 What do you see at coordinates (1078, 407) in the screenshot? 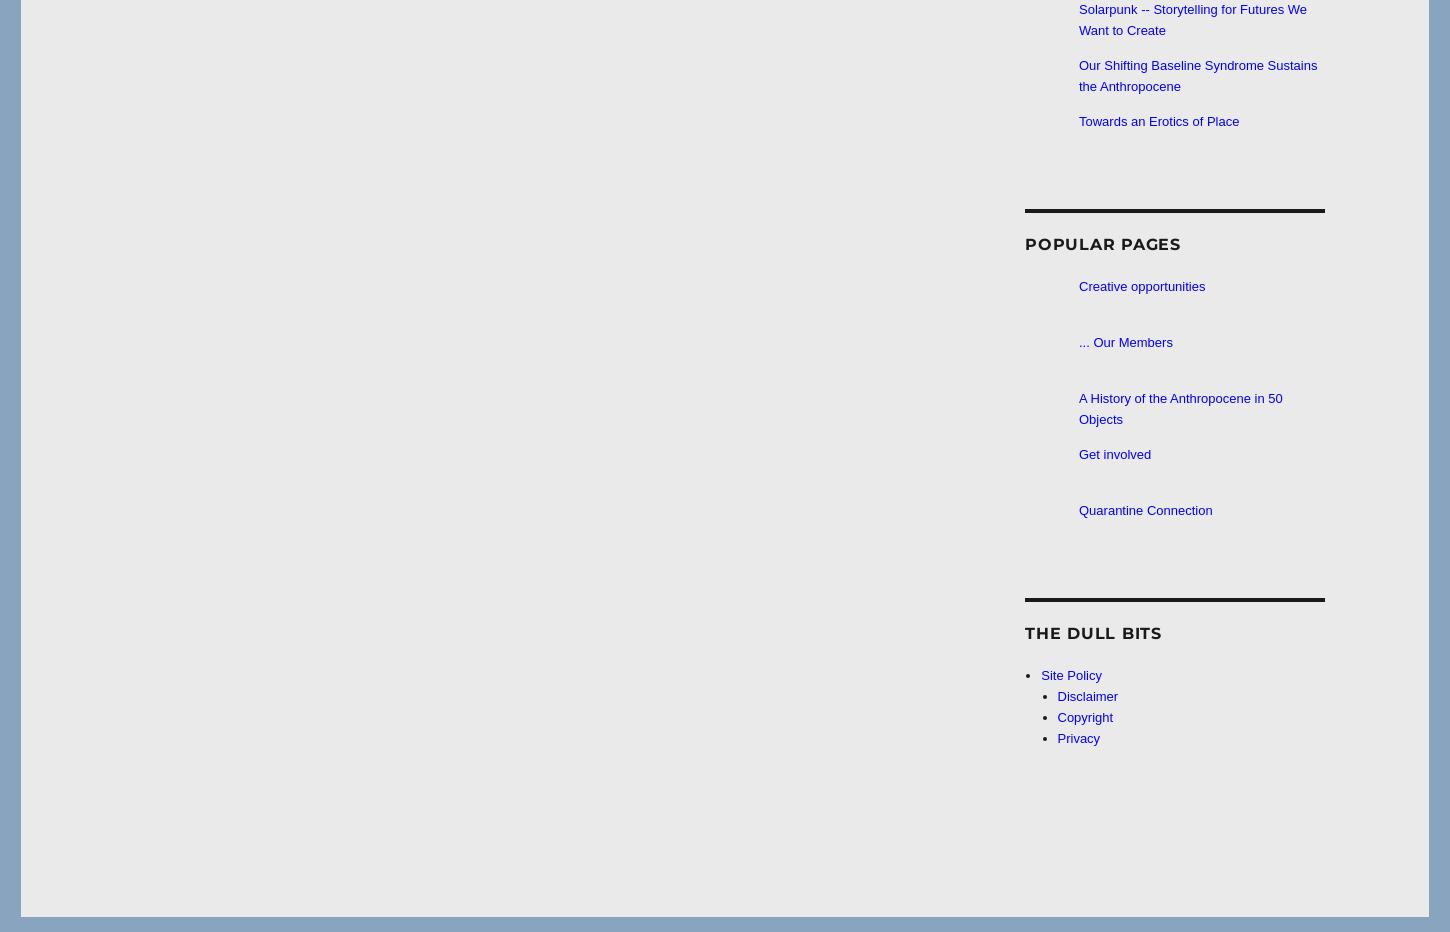
I see `'A History of the Anthropocene in 50 Objects'` at bounding box center [1078, 407].